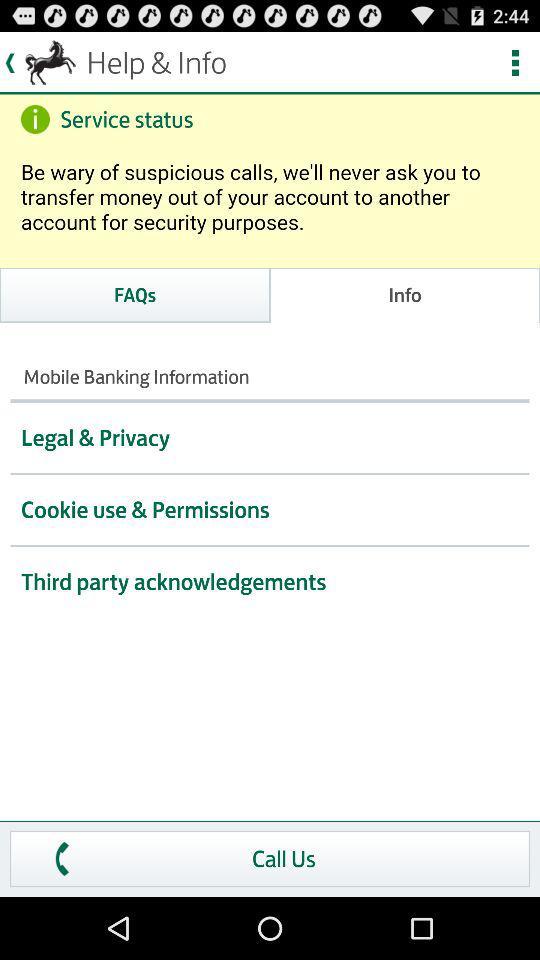  I want to click on the cookie use  permissions option, so click(270, 508).